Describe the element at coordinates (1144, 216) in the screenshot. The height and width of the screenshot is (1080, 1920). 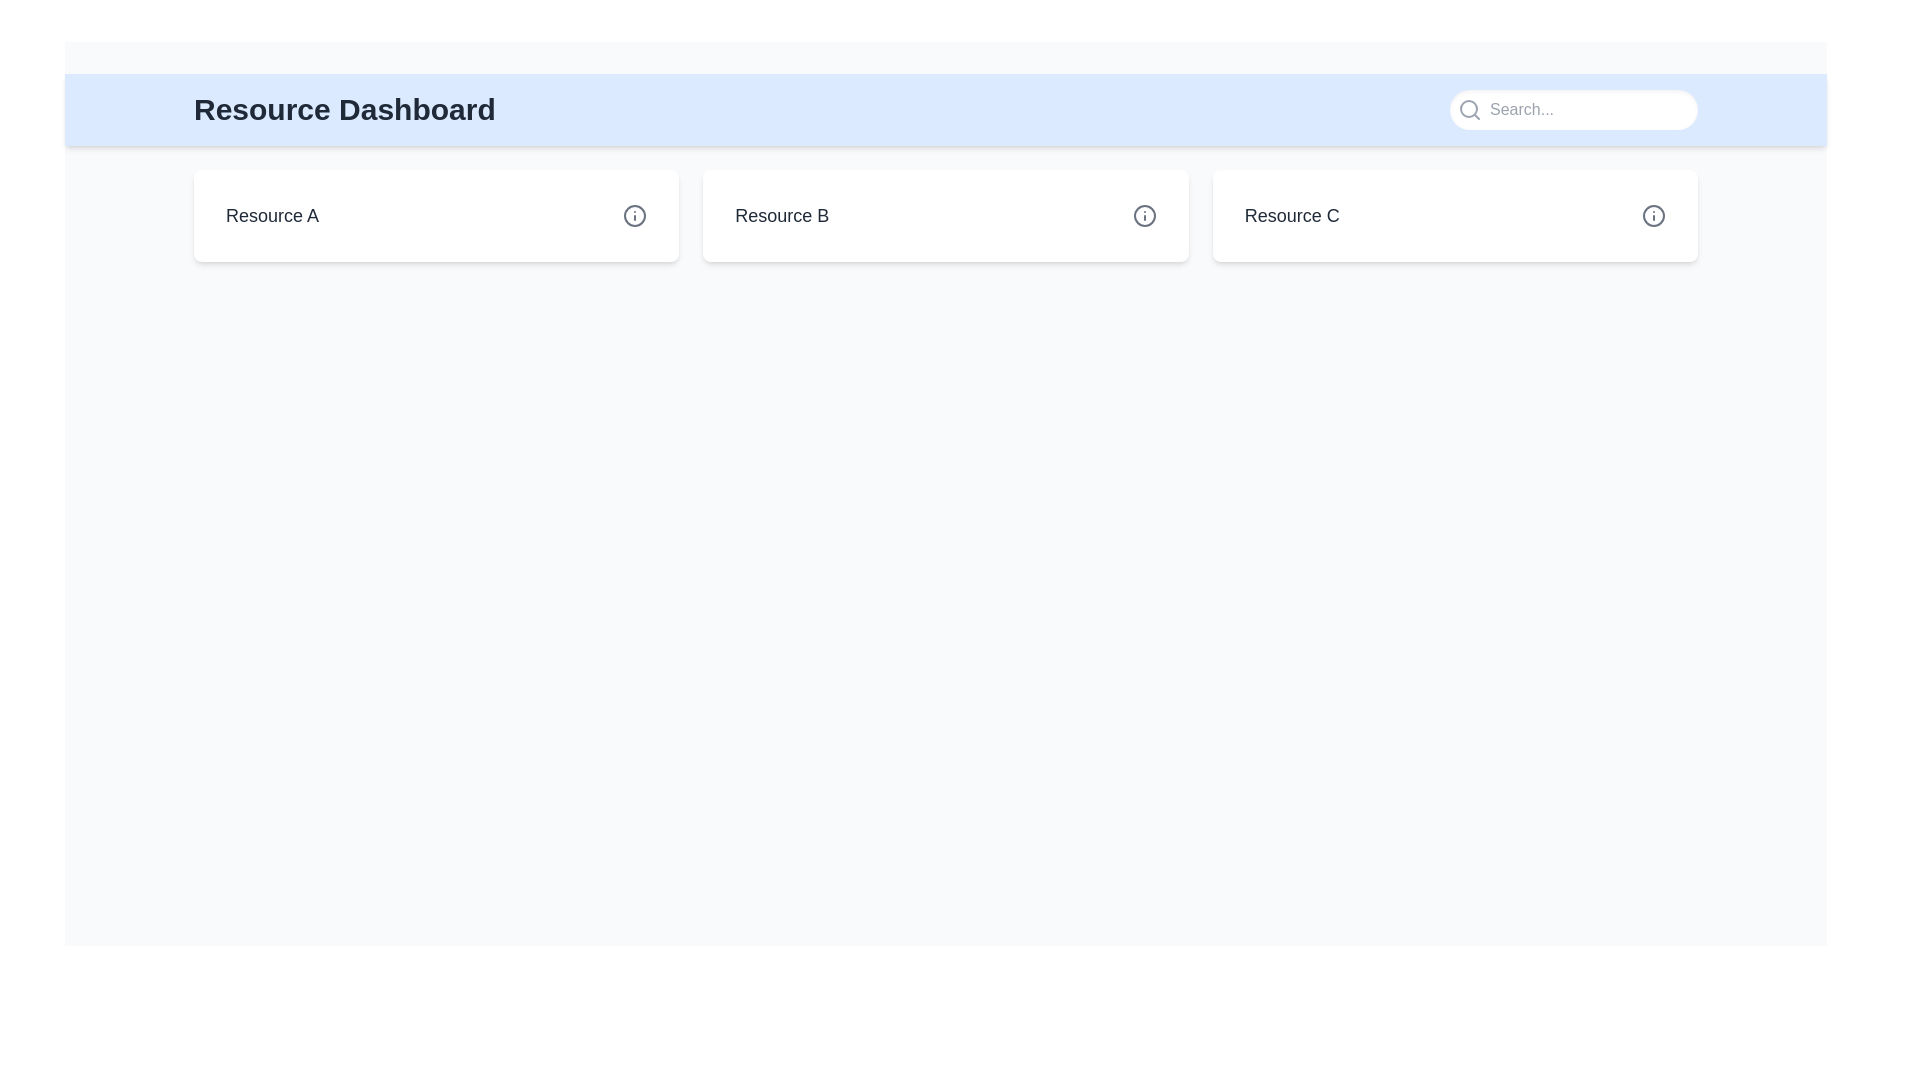
I see `the button located at the top-right corner of the card labeled 'Resource B', which provides additional information related to 'Resource B'` at that location.